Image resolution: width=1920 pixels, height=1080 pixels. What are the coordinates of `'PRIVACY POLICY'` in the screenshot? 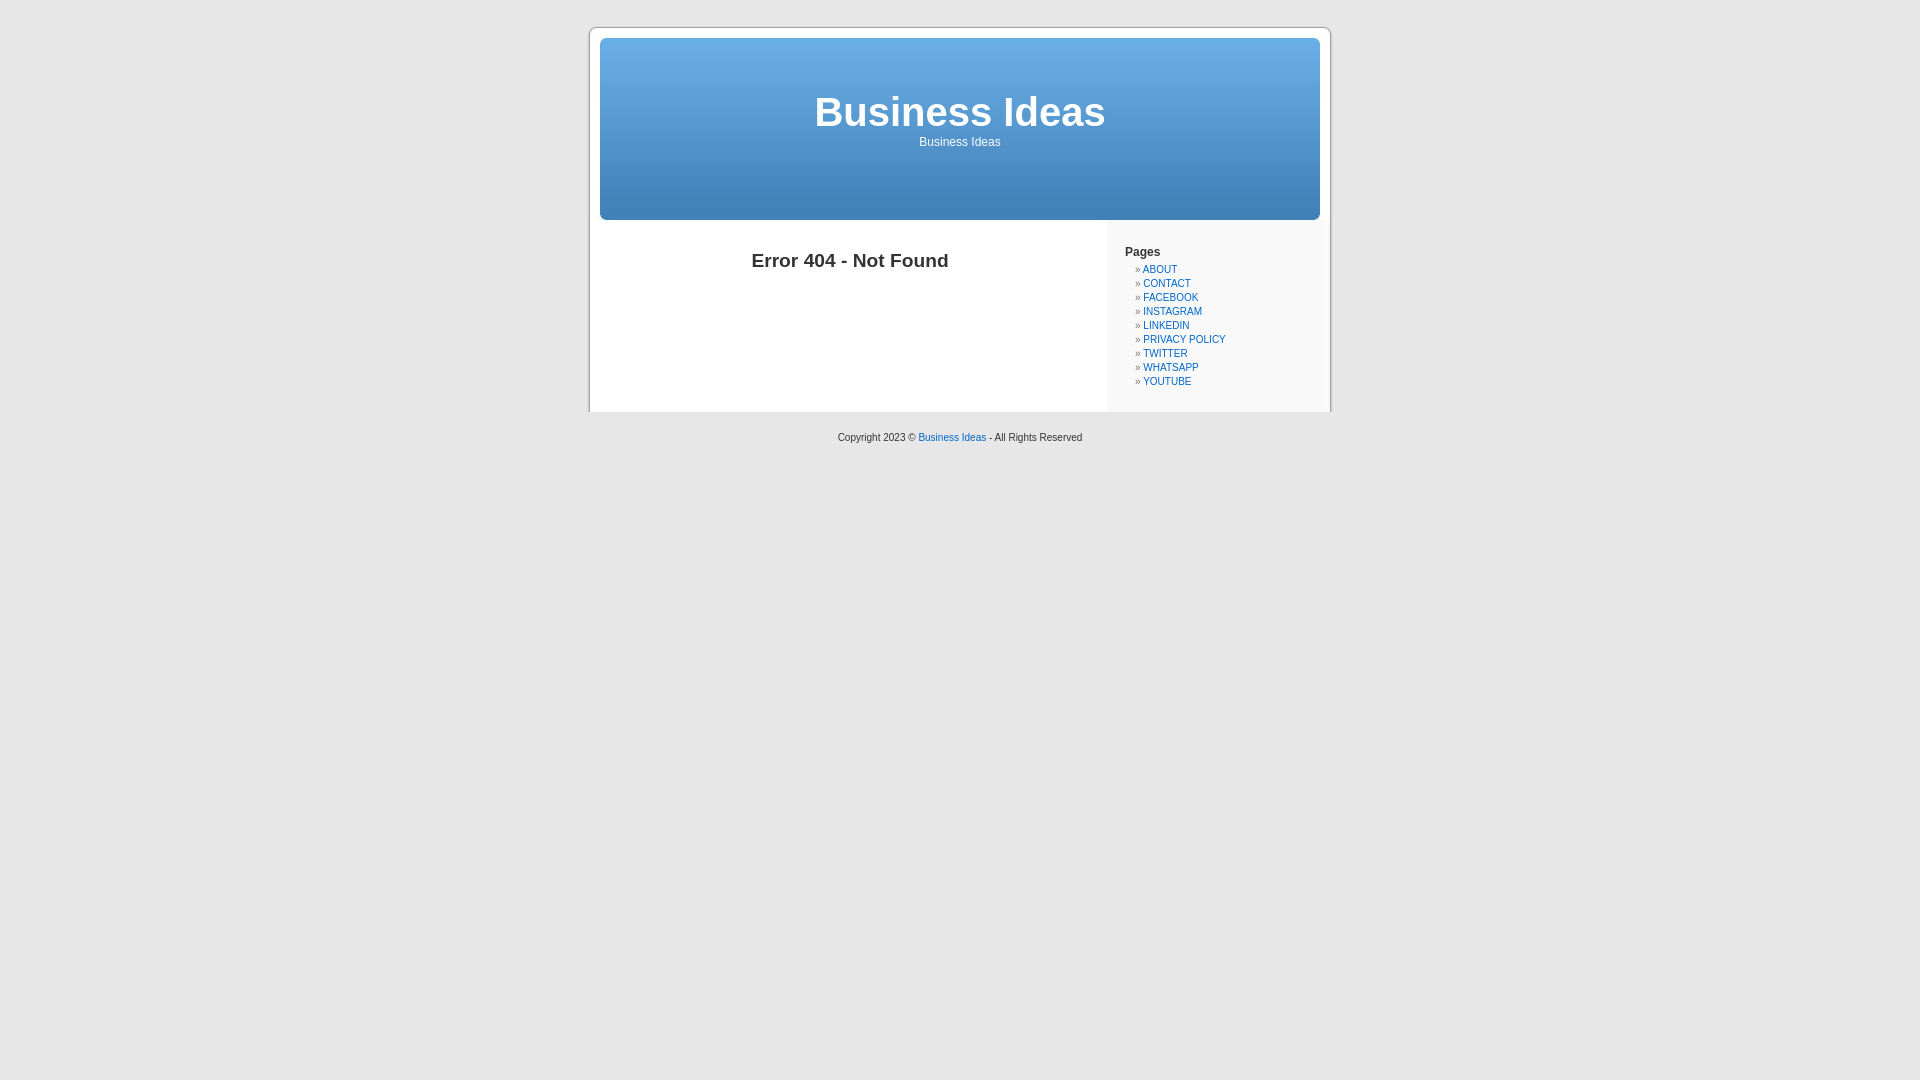 It's located at (1142, 338).